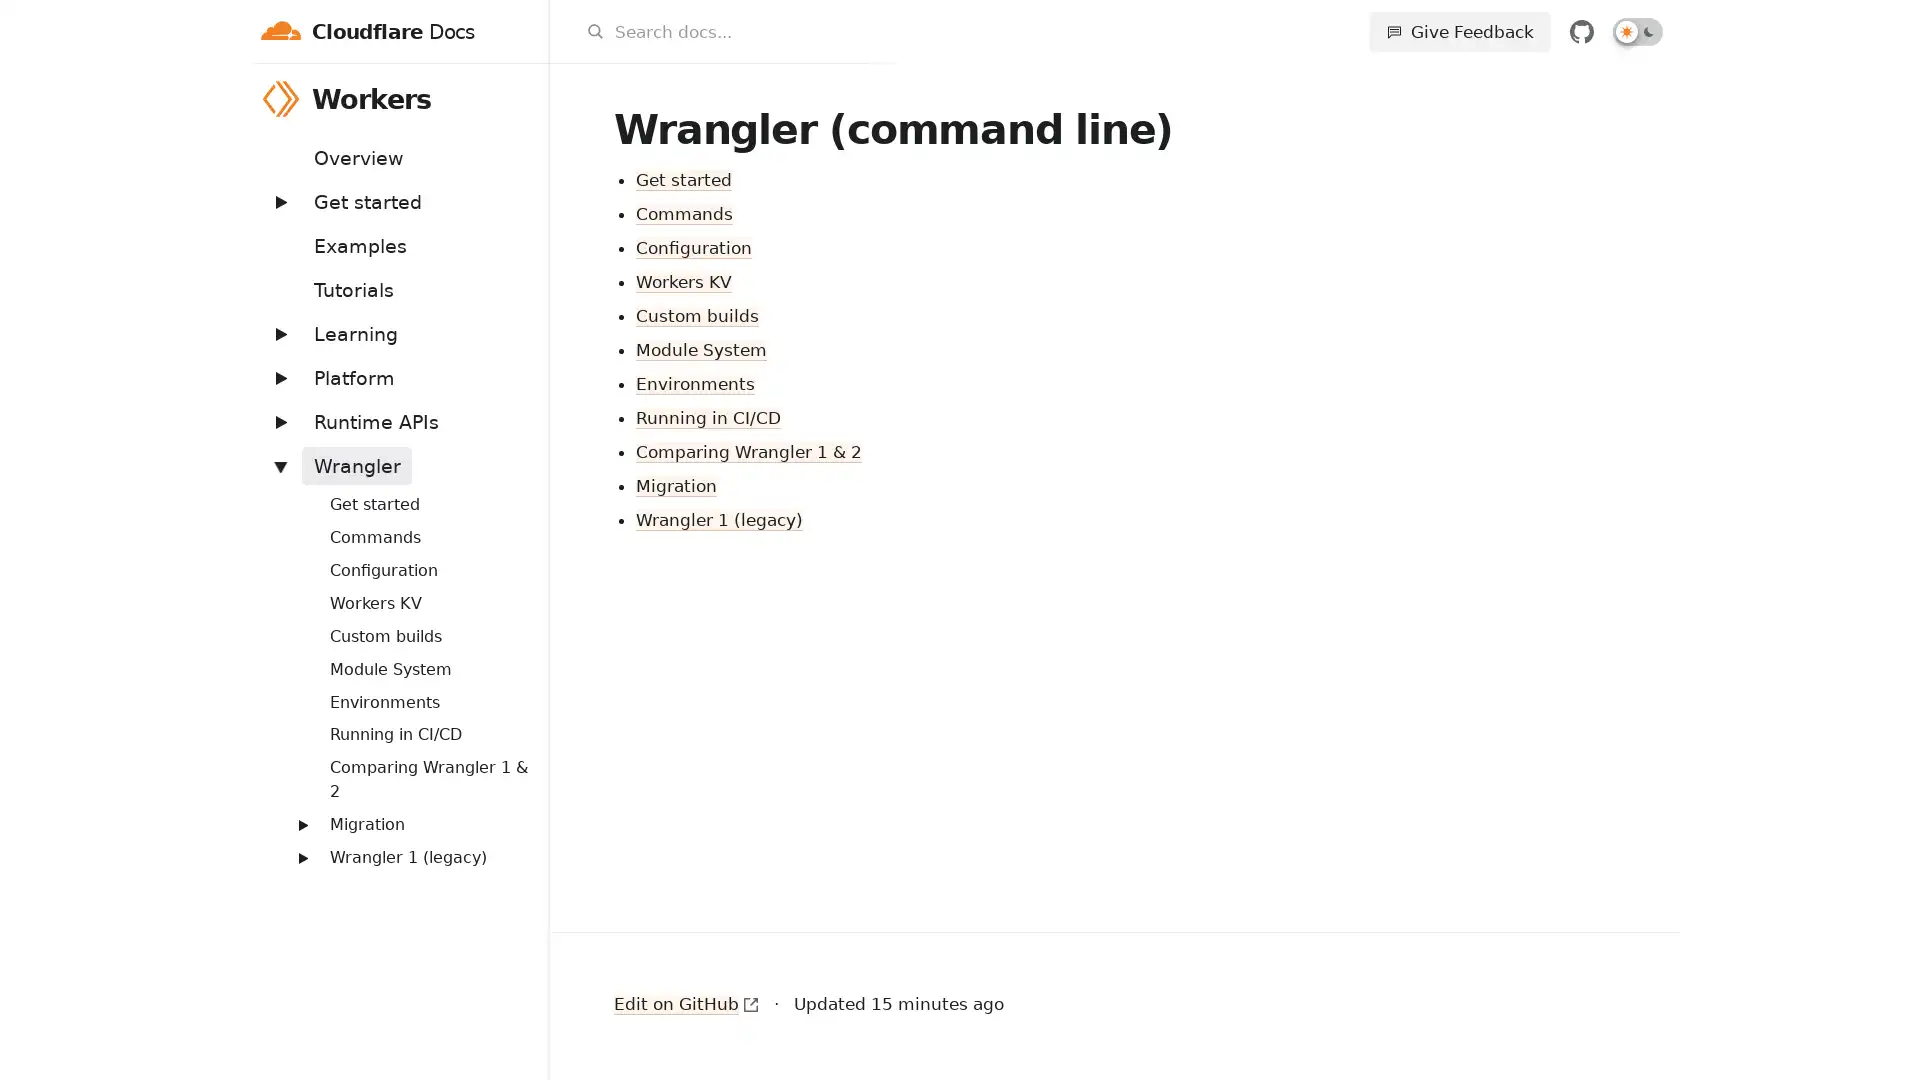 Image resolution: width=1920 pixels, height=1080 pixels. What do you see at coordinates (278, 201) in the screenshot?
I see `Expand: Get started` at bounding box center [278, 201].